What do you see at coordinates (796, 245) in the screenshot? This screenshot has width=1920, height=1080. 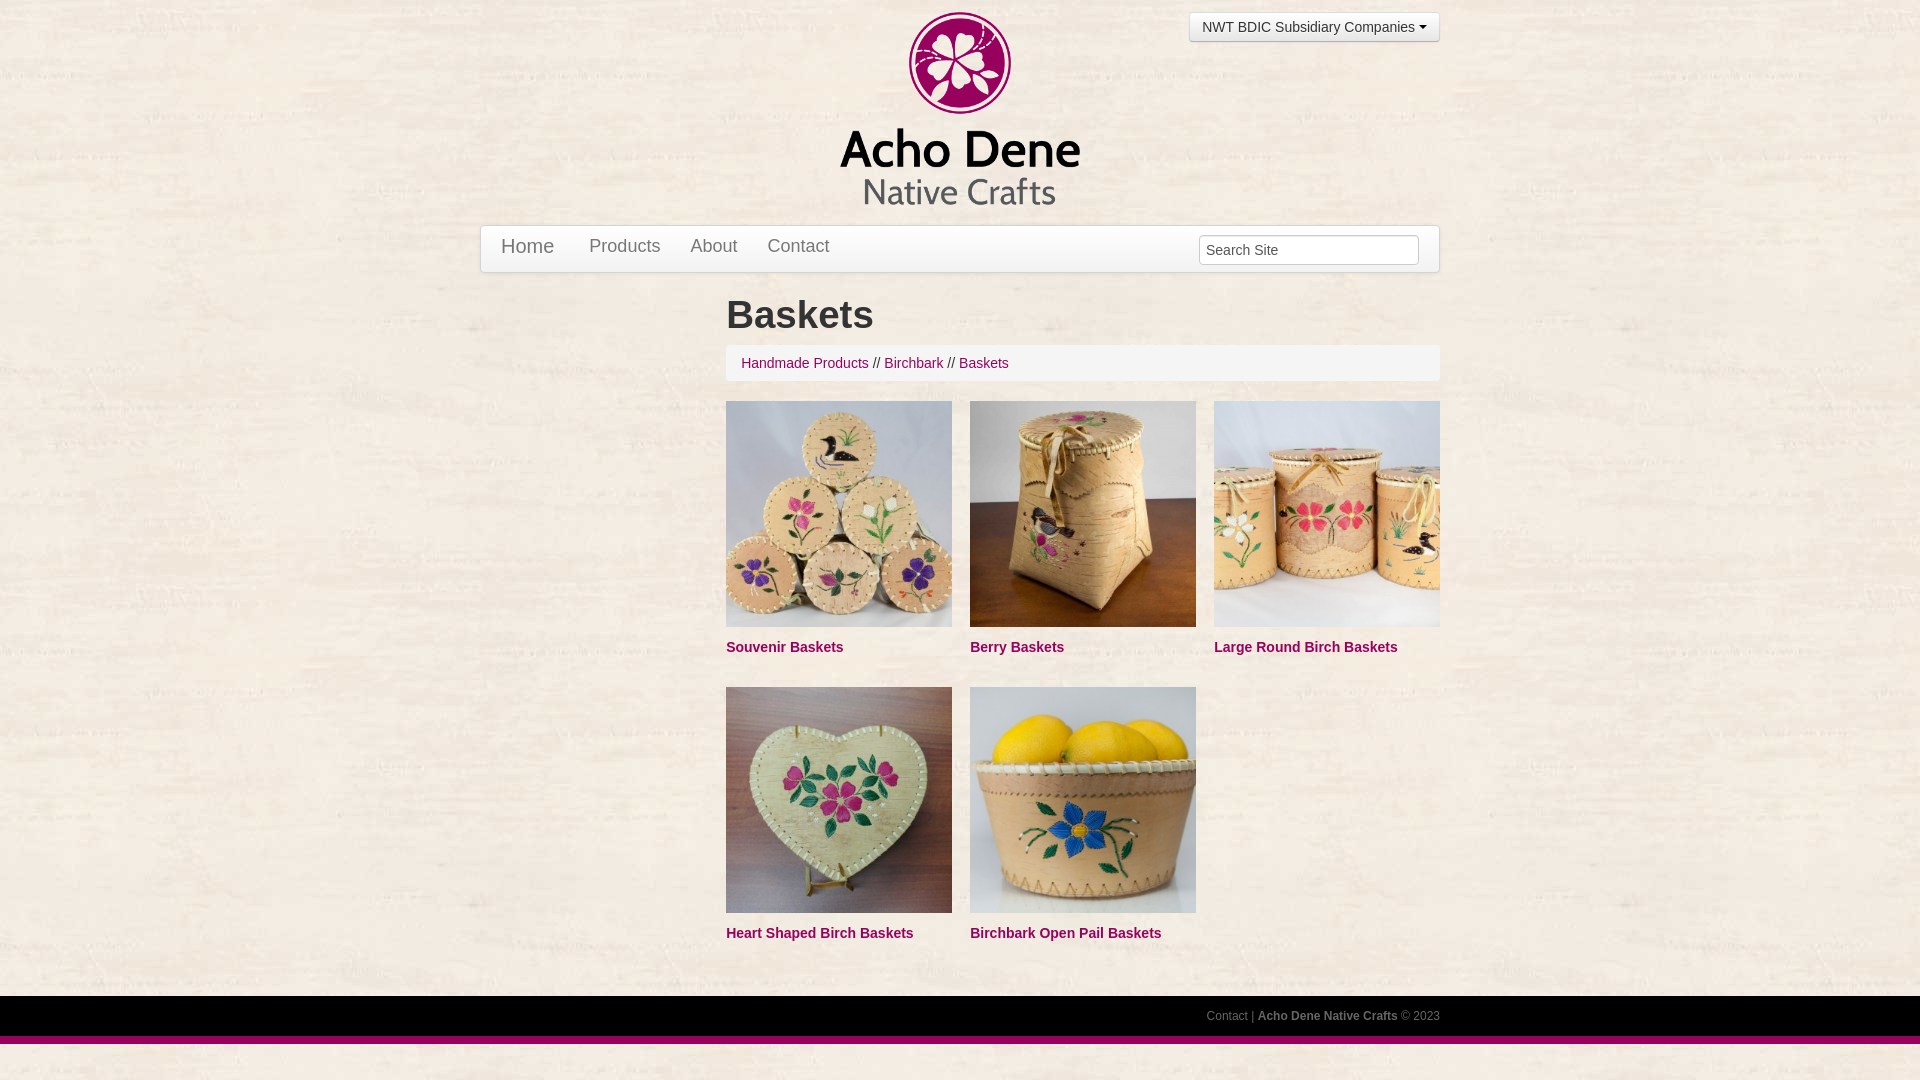 I see `'Contact'` at bounding box center [796, 245].